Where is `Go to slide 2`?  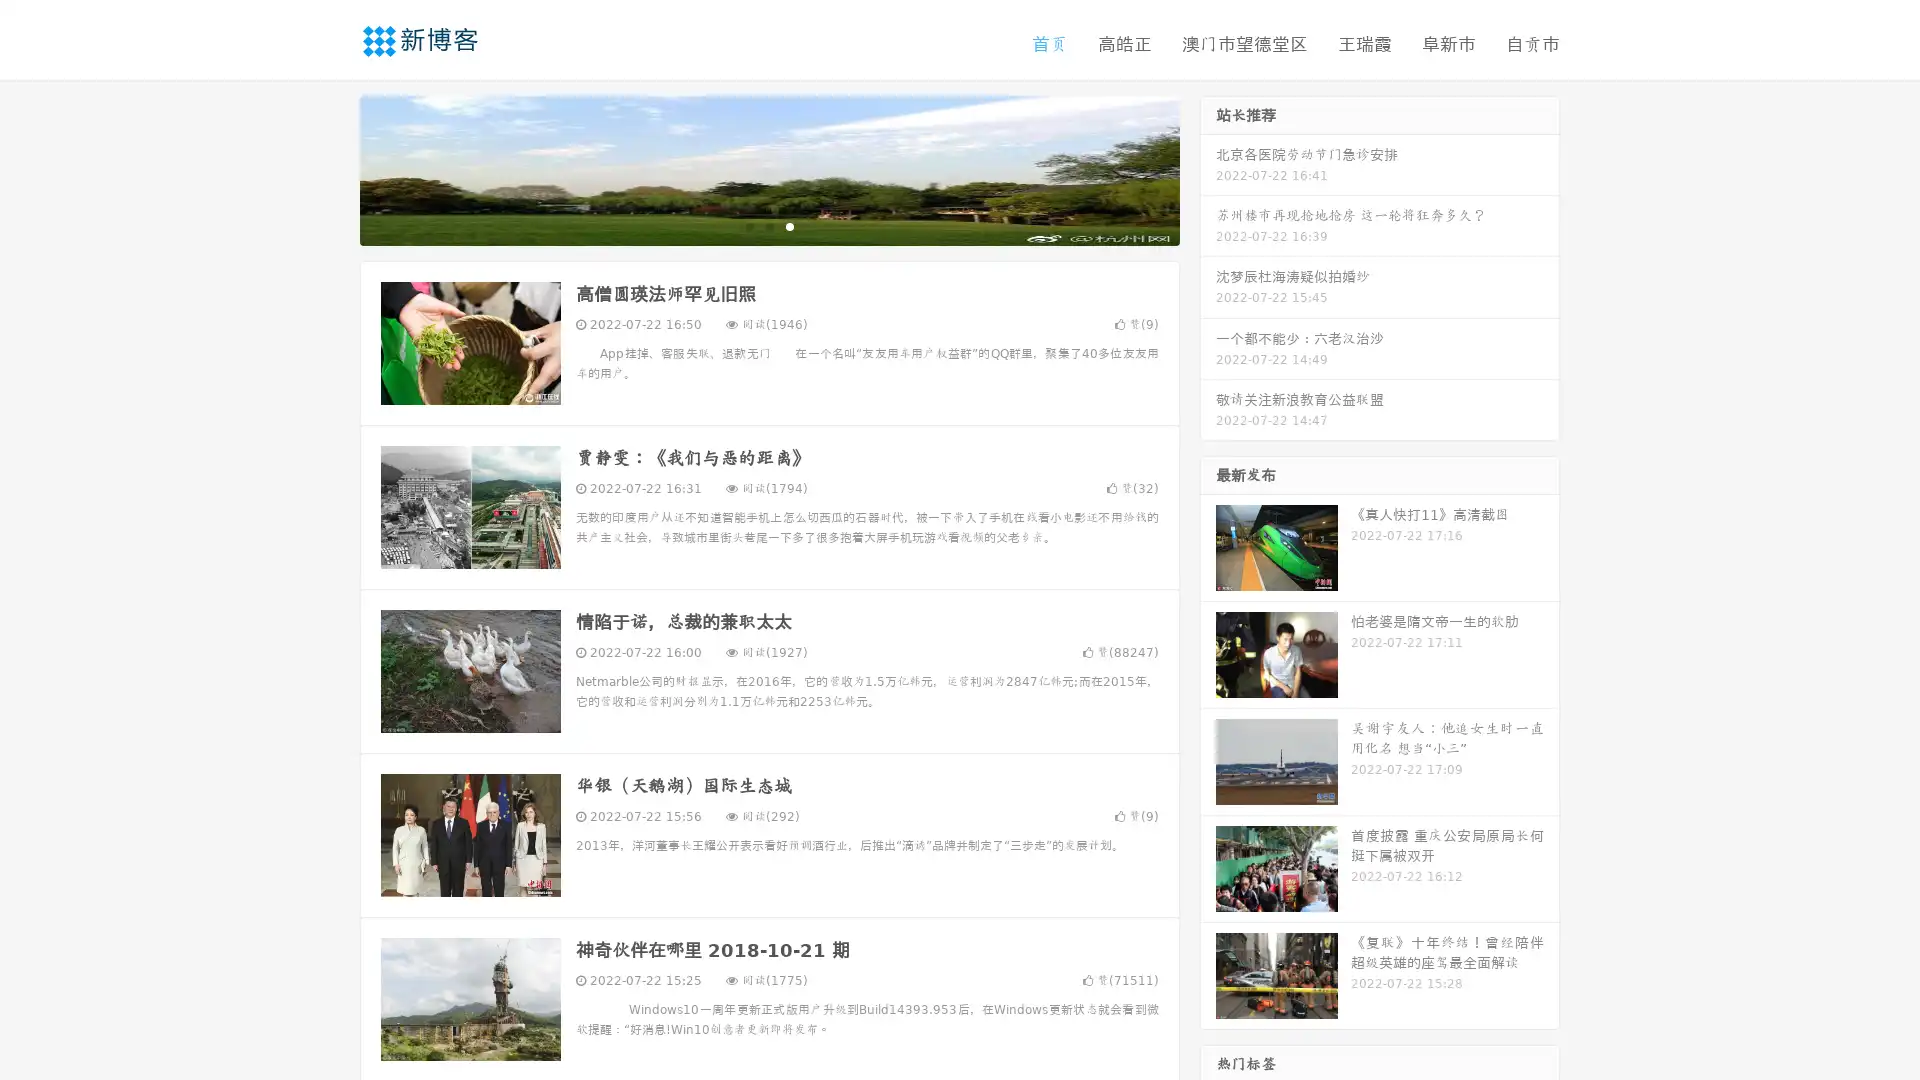 Go to slide 2 is located at coordinates (768, 225).